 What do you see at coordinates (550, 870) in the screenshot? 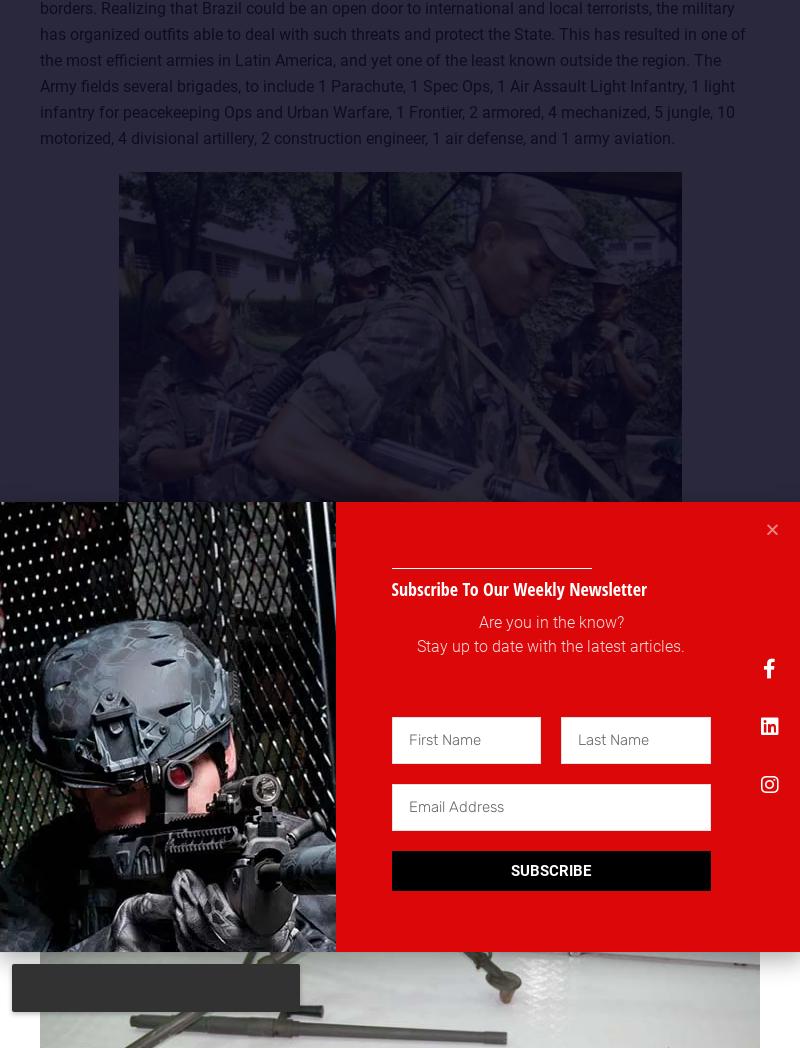
I see `'subscribe'` at bounding box center [550, 870].